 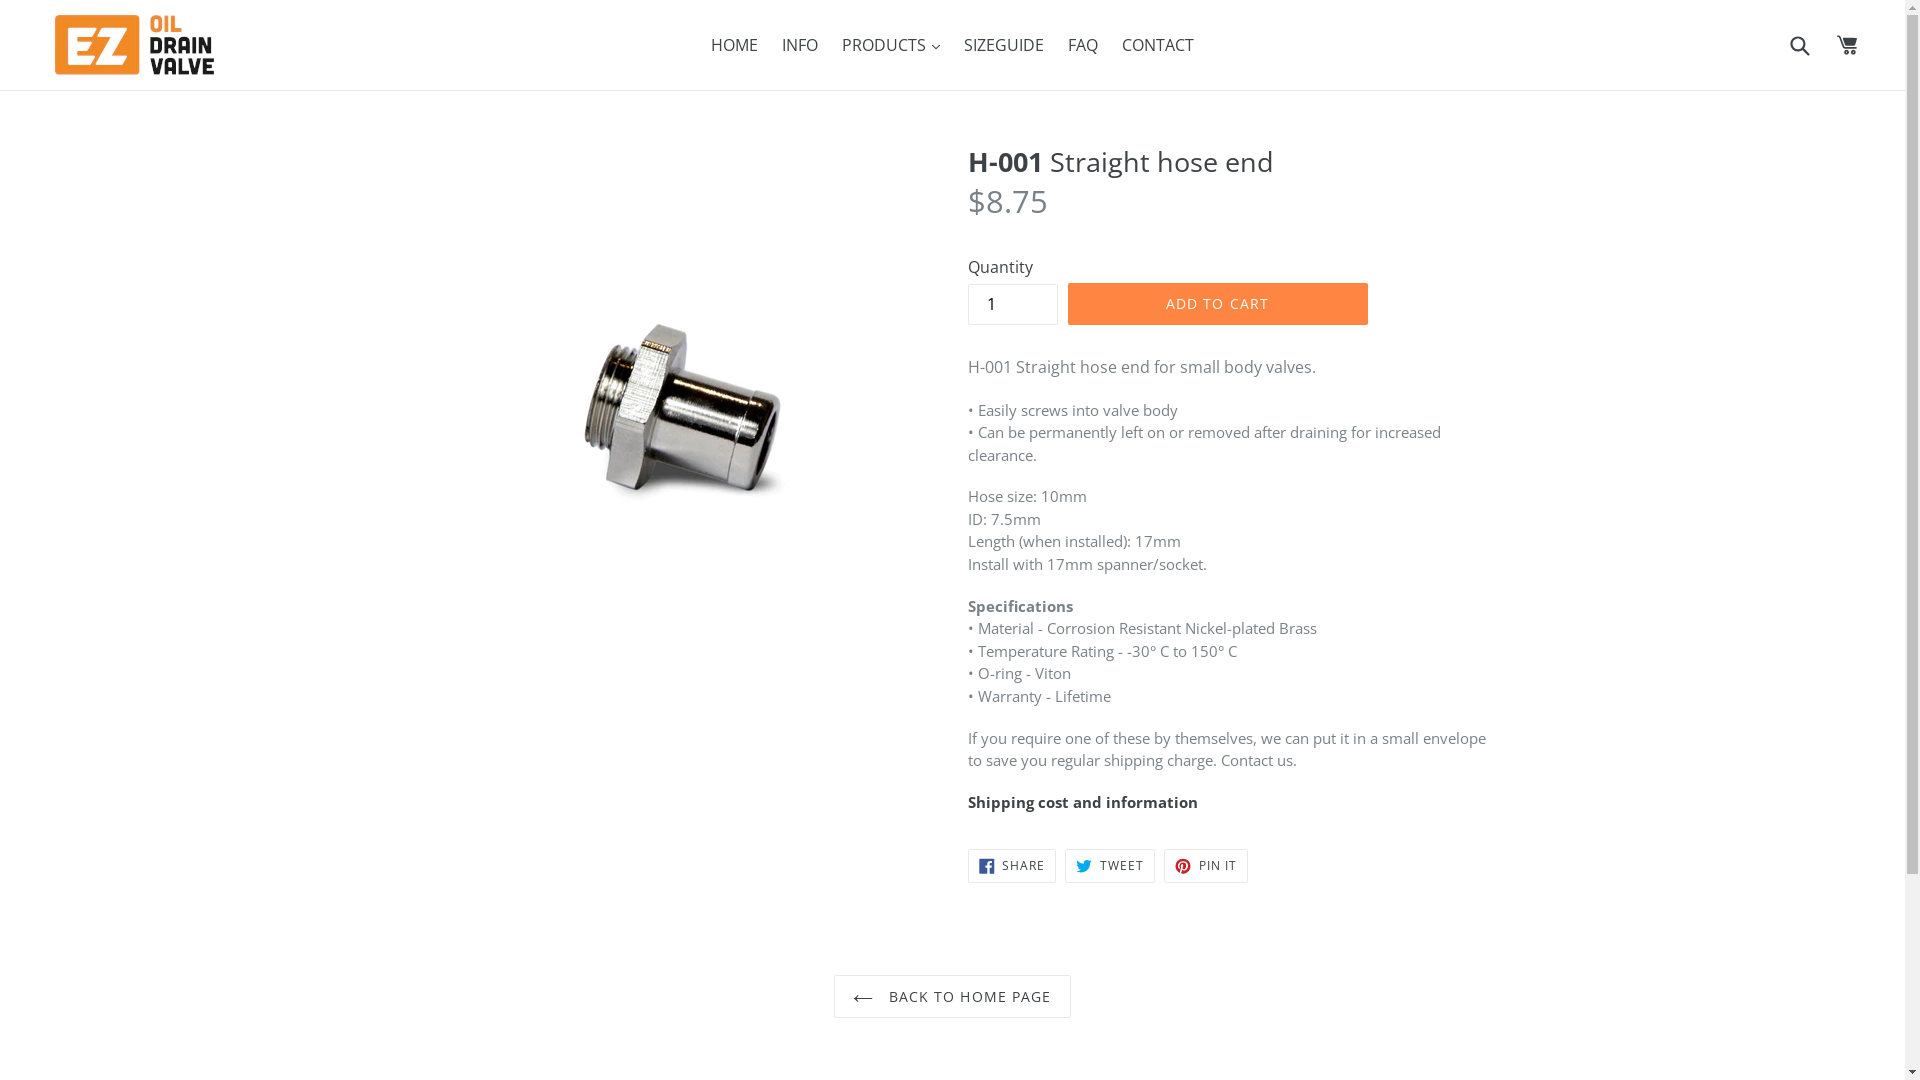 I want to click on 'Shipping cost and information', so click(x=1082, y=801).